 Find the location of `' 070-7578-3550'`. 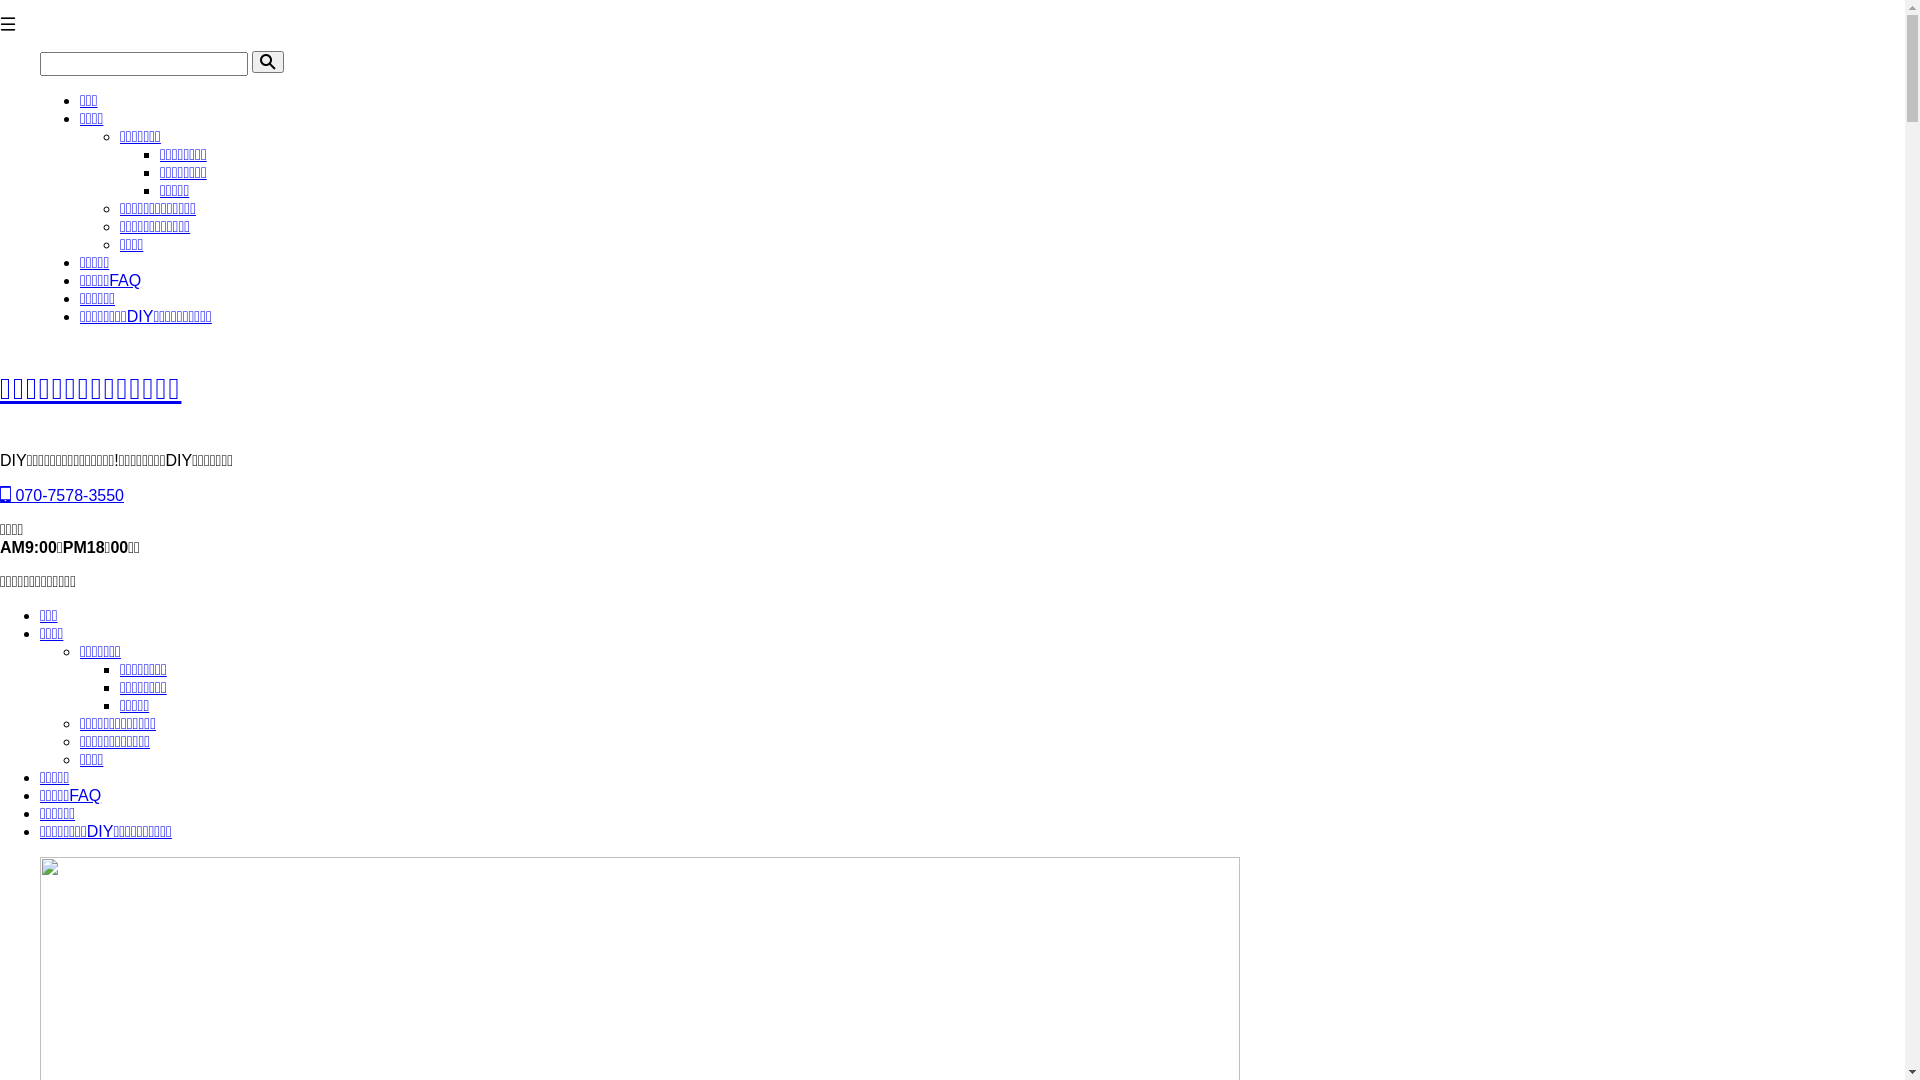

' 070-7578-3550' is located at coordinates (62, 495).